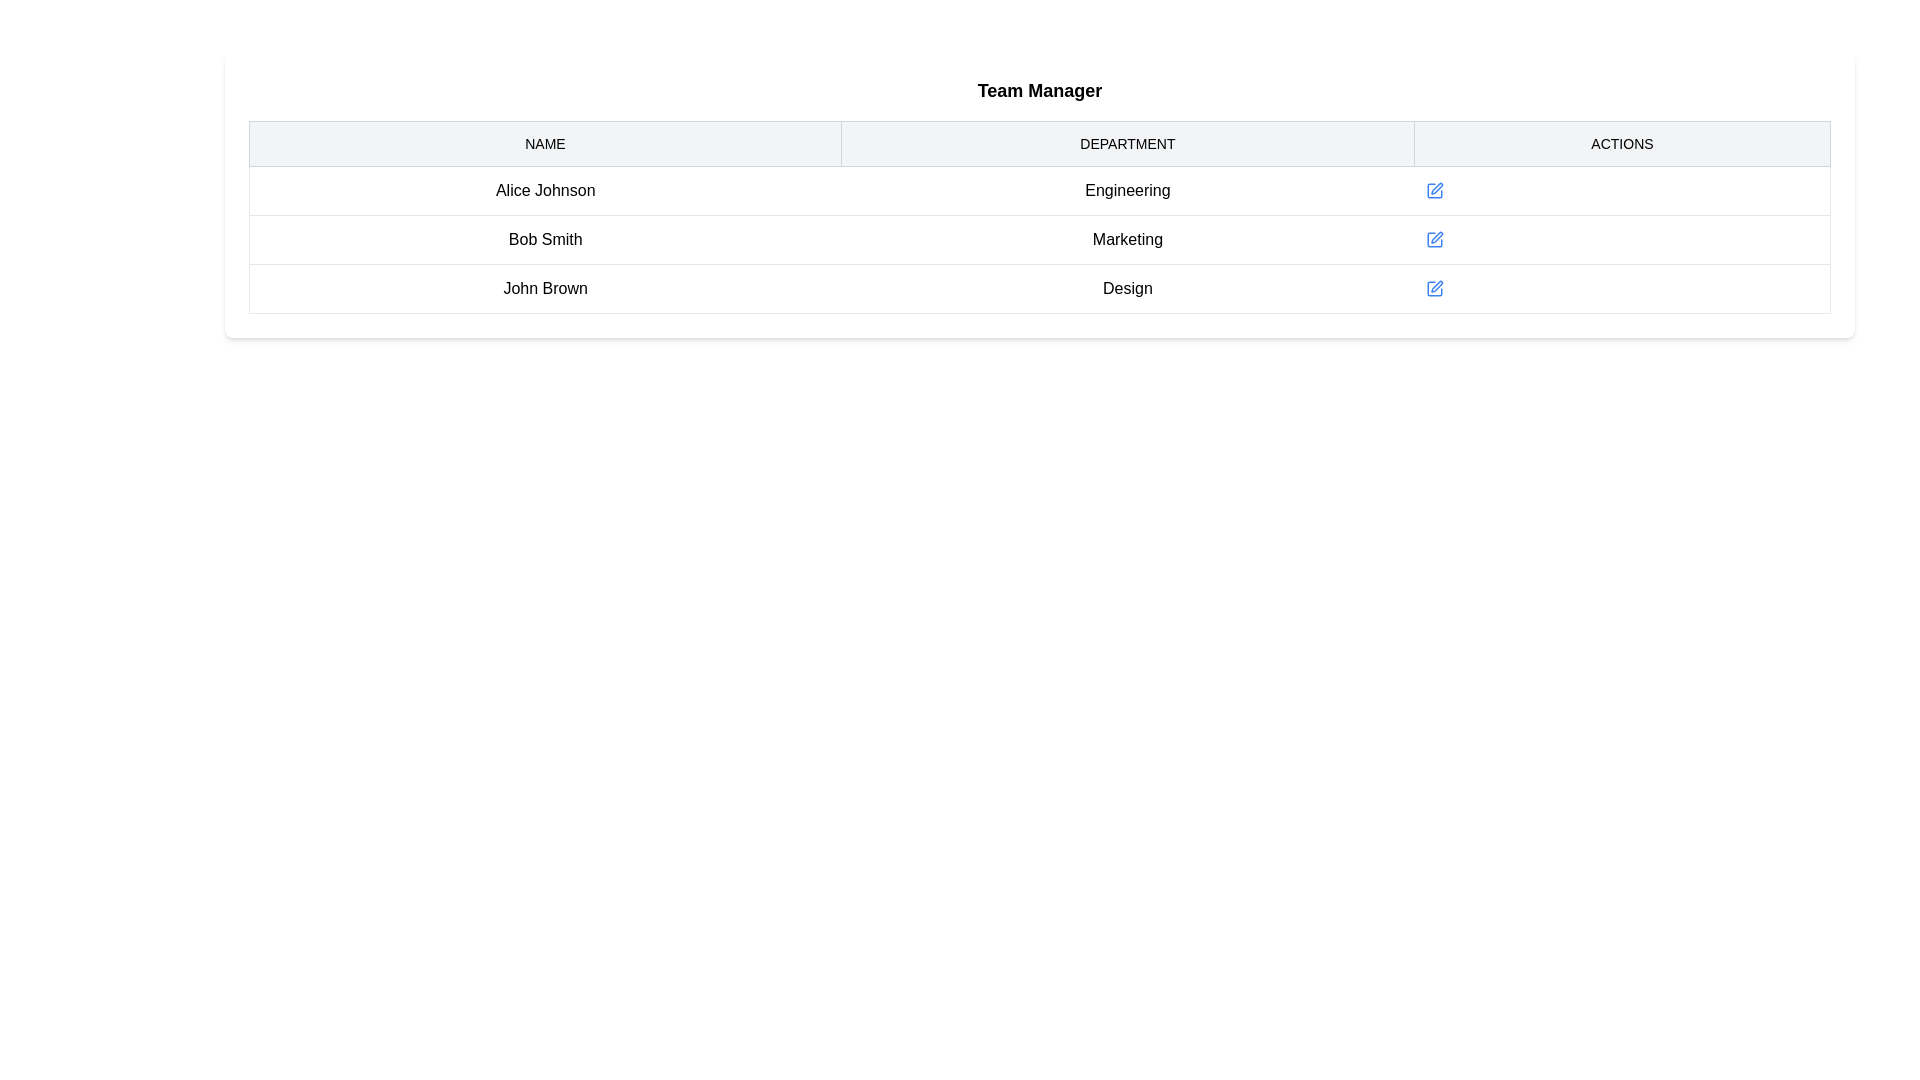 This screenshot has width=1920, height=1080. What do you see at coordinates (1436, 236) in the screenshot?
I see `the pen icon in the 'Actions' column of the team management table, specifically located in the third row under 'Bob Smith' in the 'Marketing' department` at bounding box center [1436, 236].